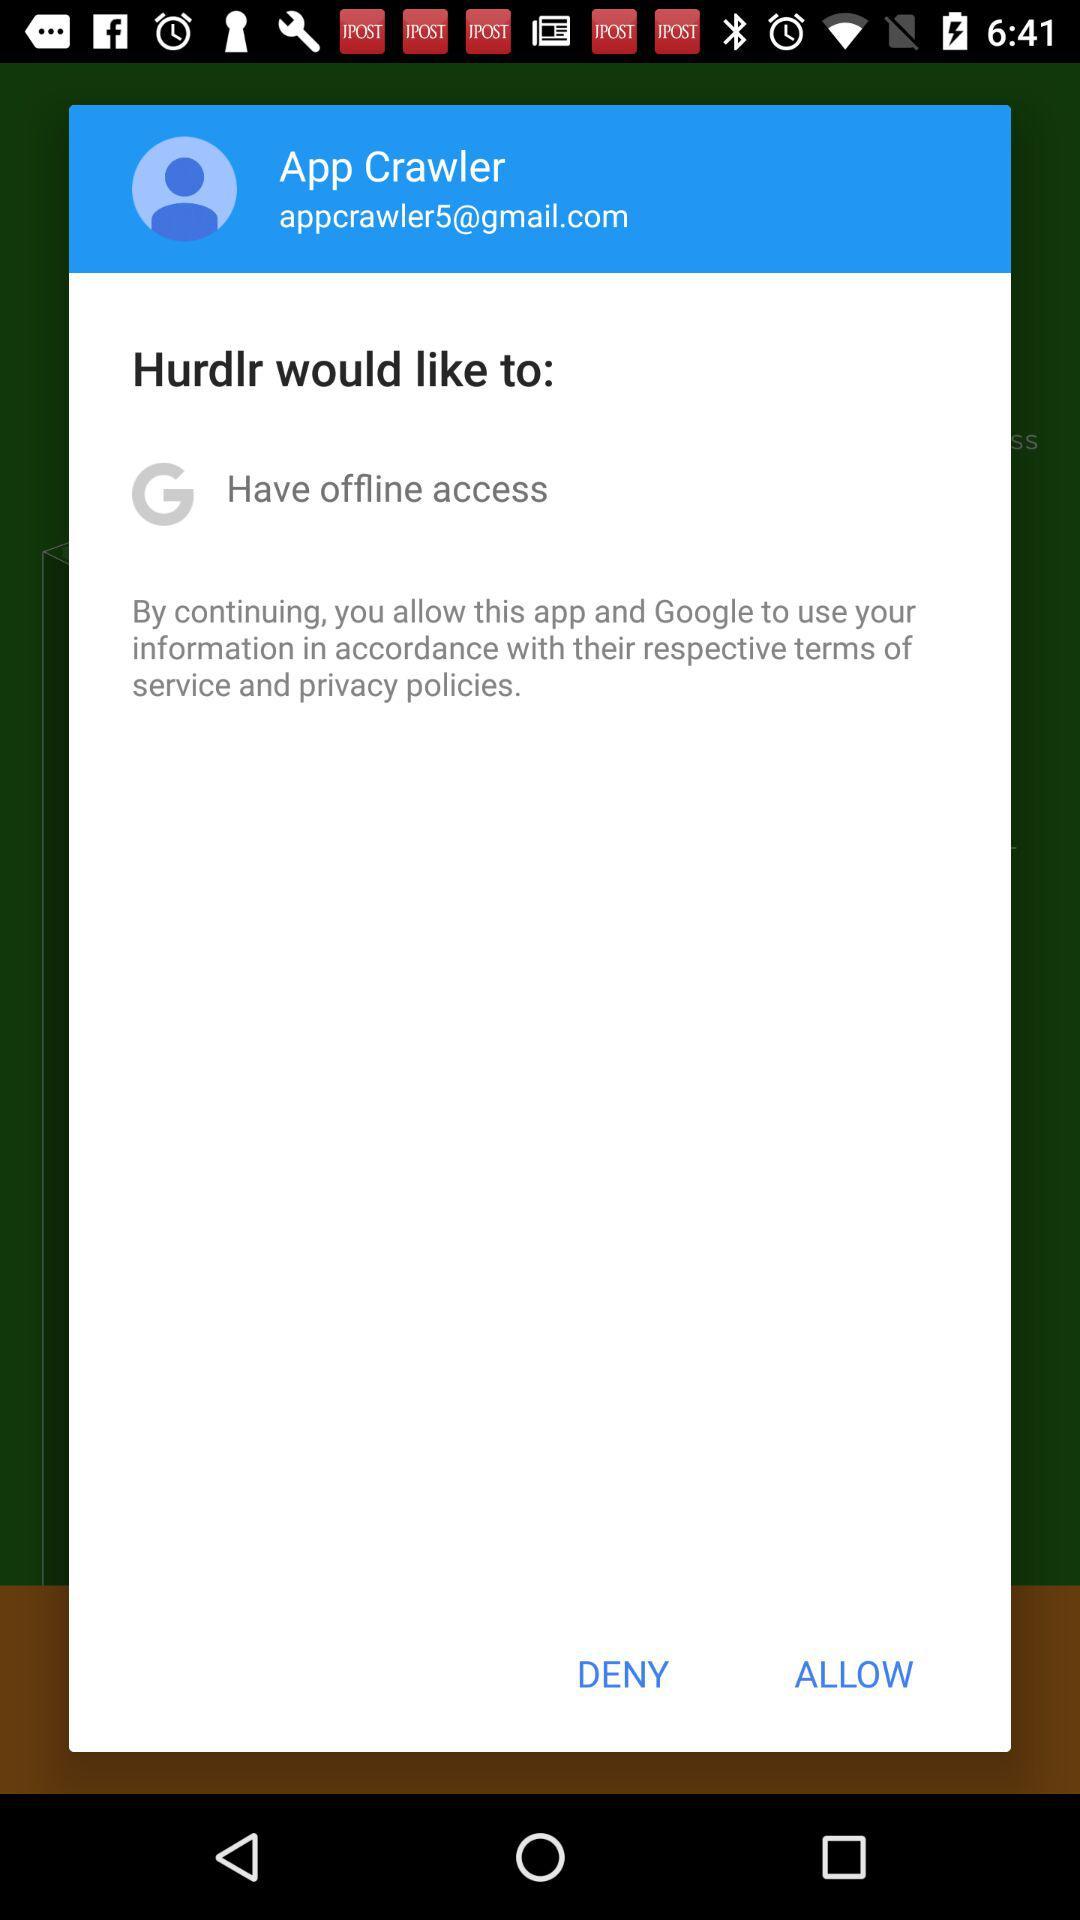 Image resolution: width=1080 pixels, height=1920 pixels. What do you see at coordinates (621, 1673) in the screenshot?
I see `the item below by continuing you icon` at bounding box center [621, 1673].